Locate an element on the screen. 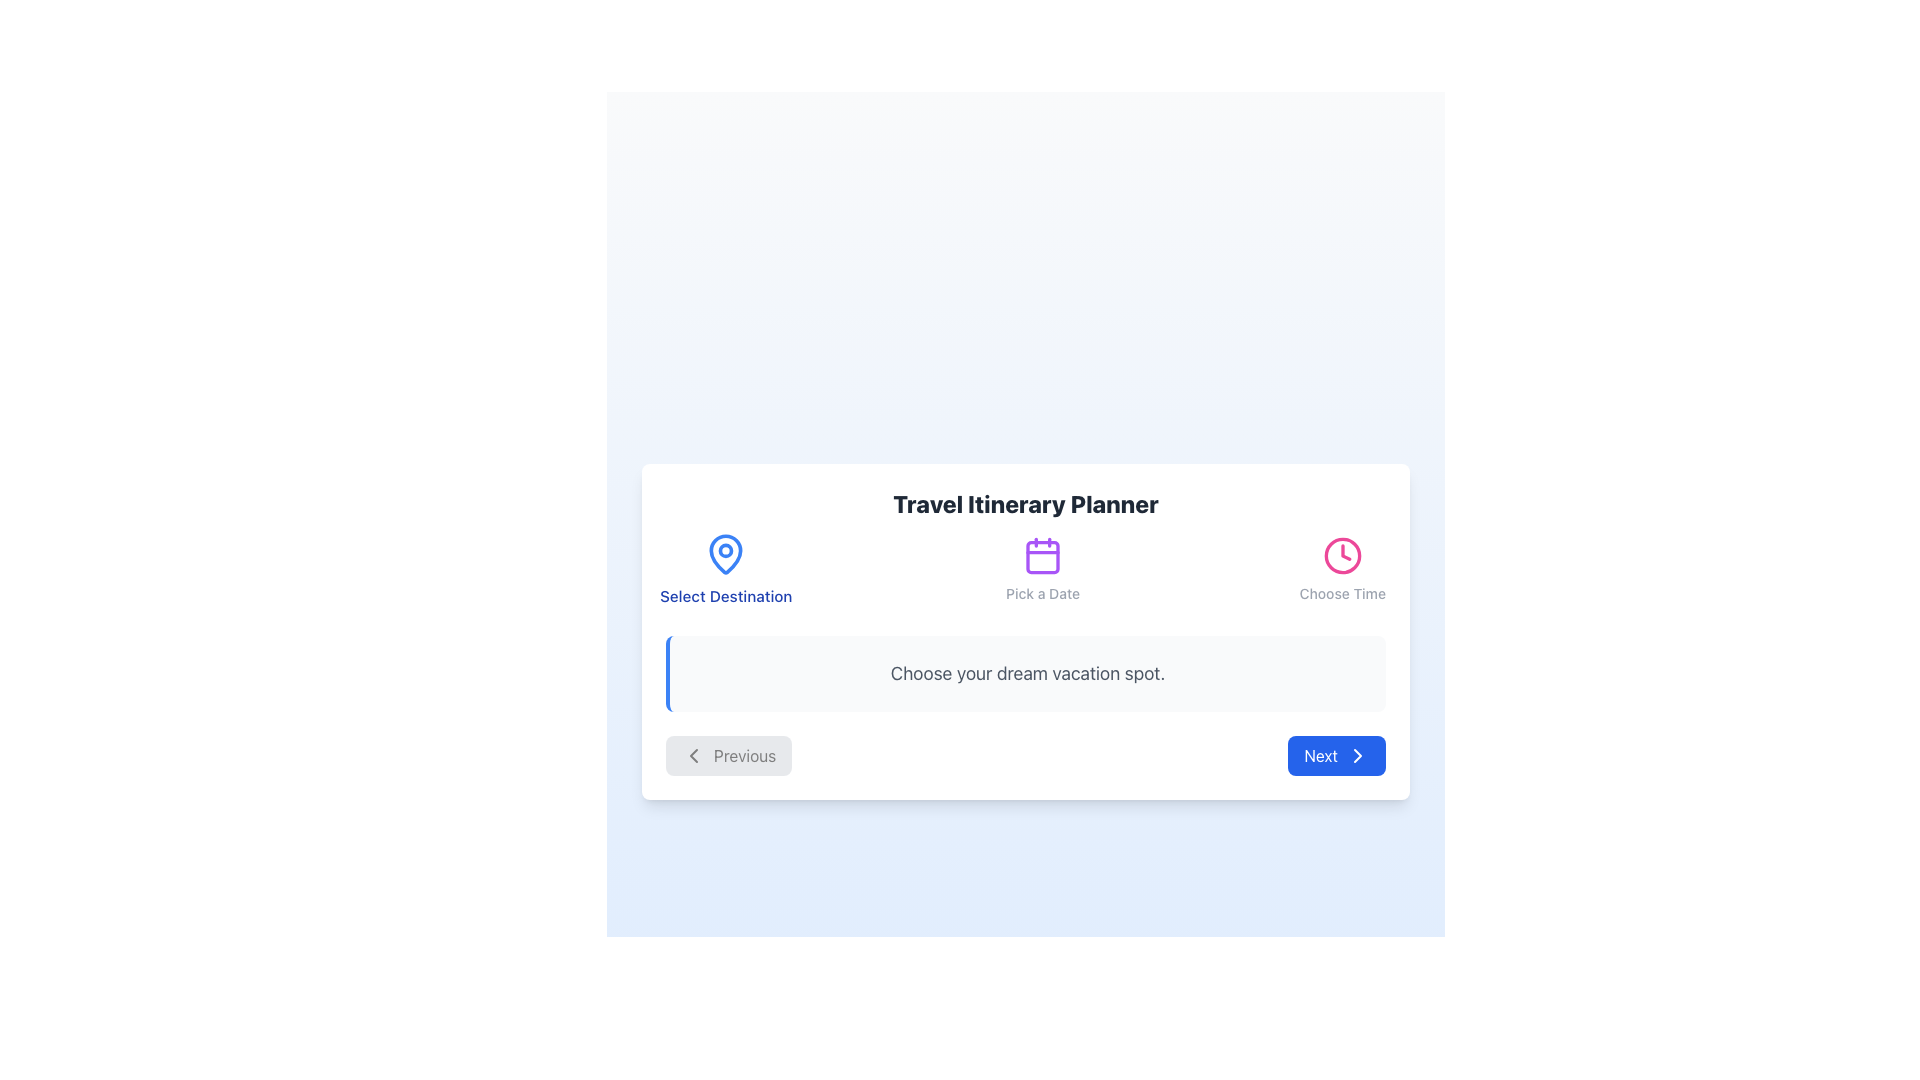 The height and width of the screenshot is (1080, 1920). the SVG rectangle with rounded corners inside the 'Pick a Date' calendar icon, which is the second icon in the toolbar at the top of the card is located at coordinates (1042, 557).